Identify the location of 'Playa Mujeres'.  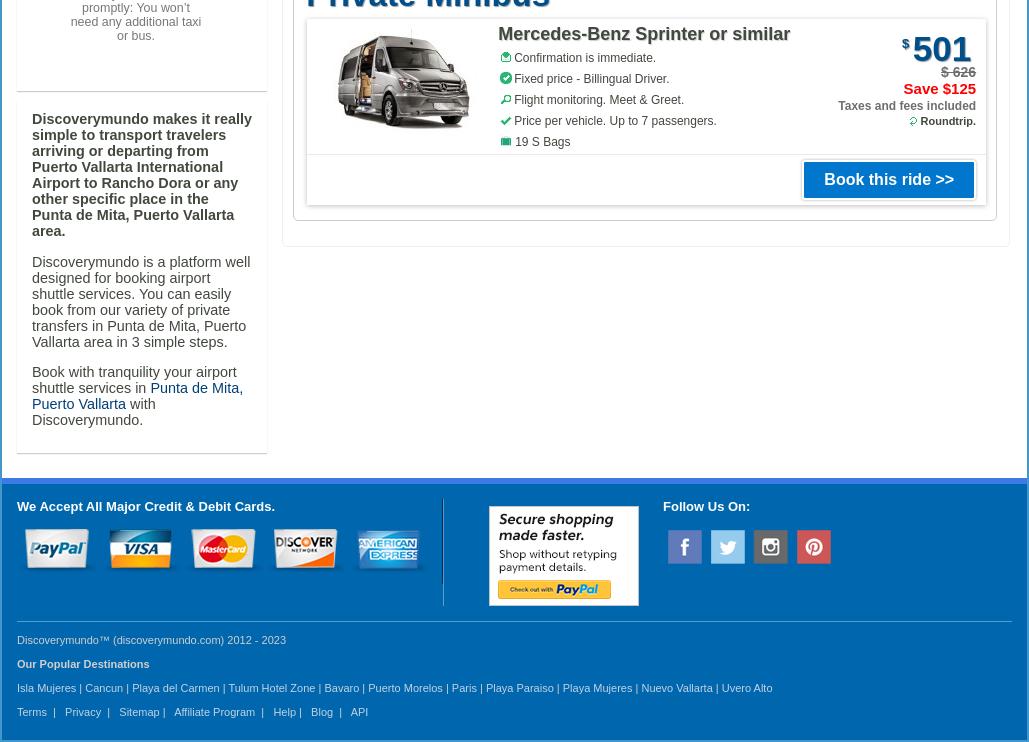
(561, 687).